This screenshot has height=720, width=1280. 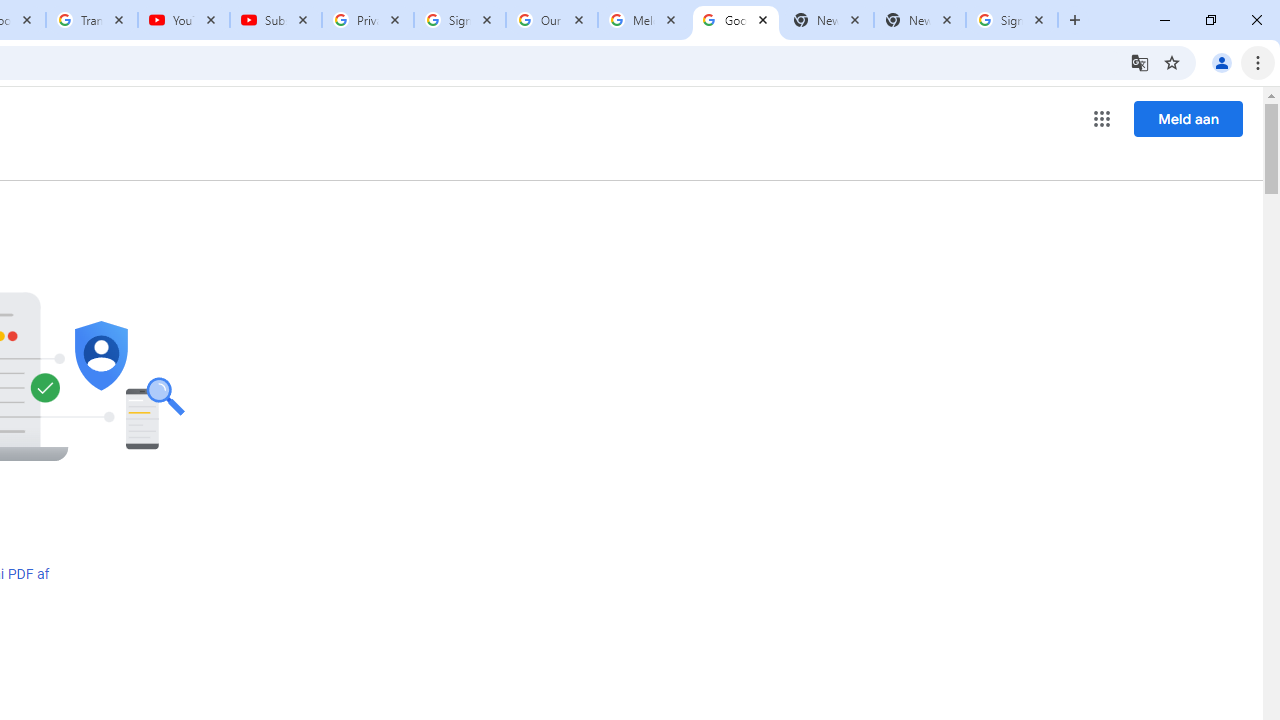 What do you see at coordinates (184, 20) in the screenshot?
I see `'YouTube'` at bounding box center [184, 20].